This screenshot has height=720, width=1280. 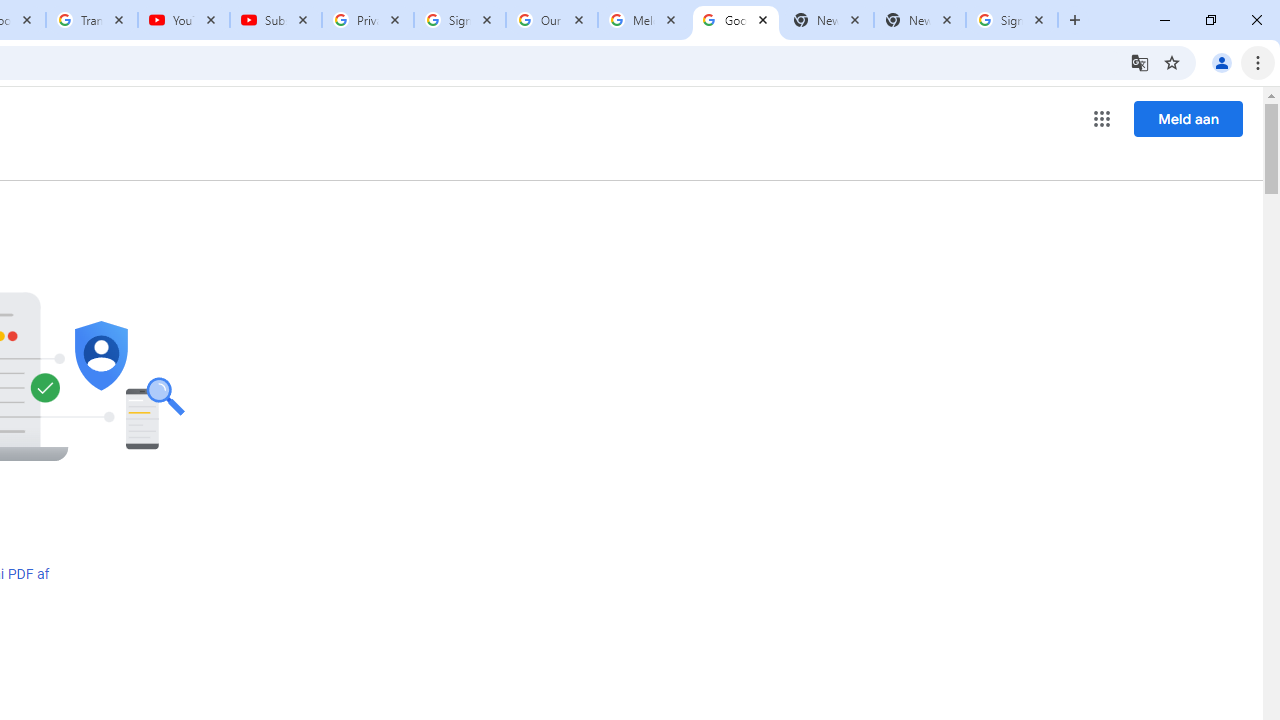 What do you see at coordinates (184, 20) in the screenshot?
I see `'YouTube'` at bounding box center [184, 20].